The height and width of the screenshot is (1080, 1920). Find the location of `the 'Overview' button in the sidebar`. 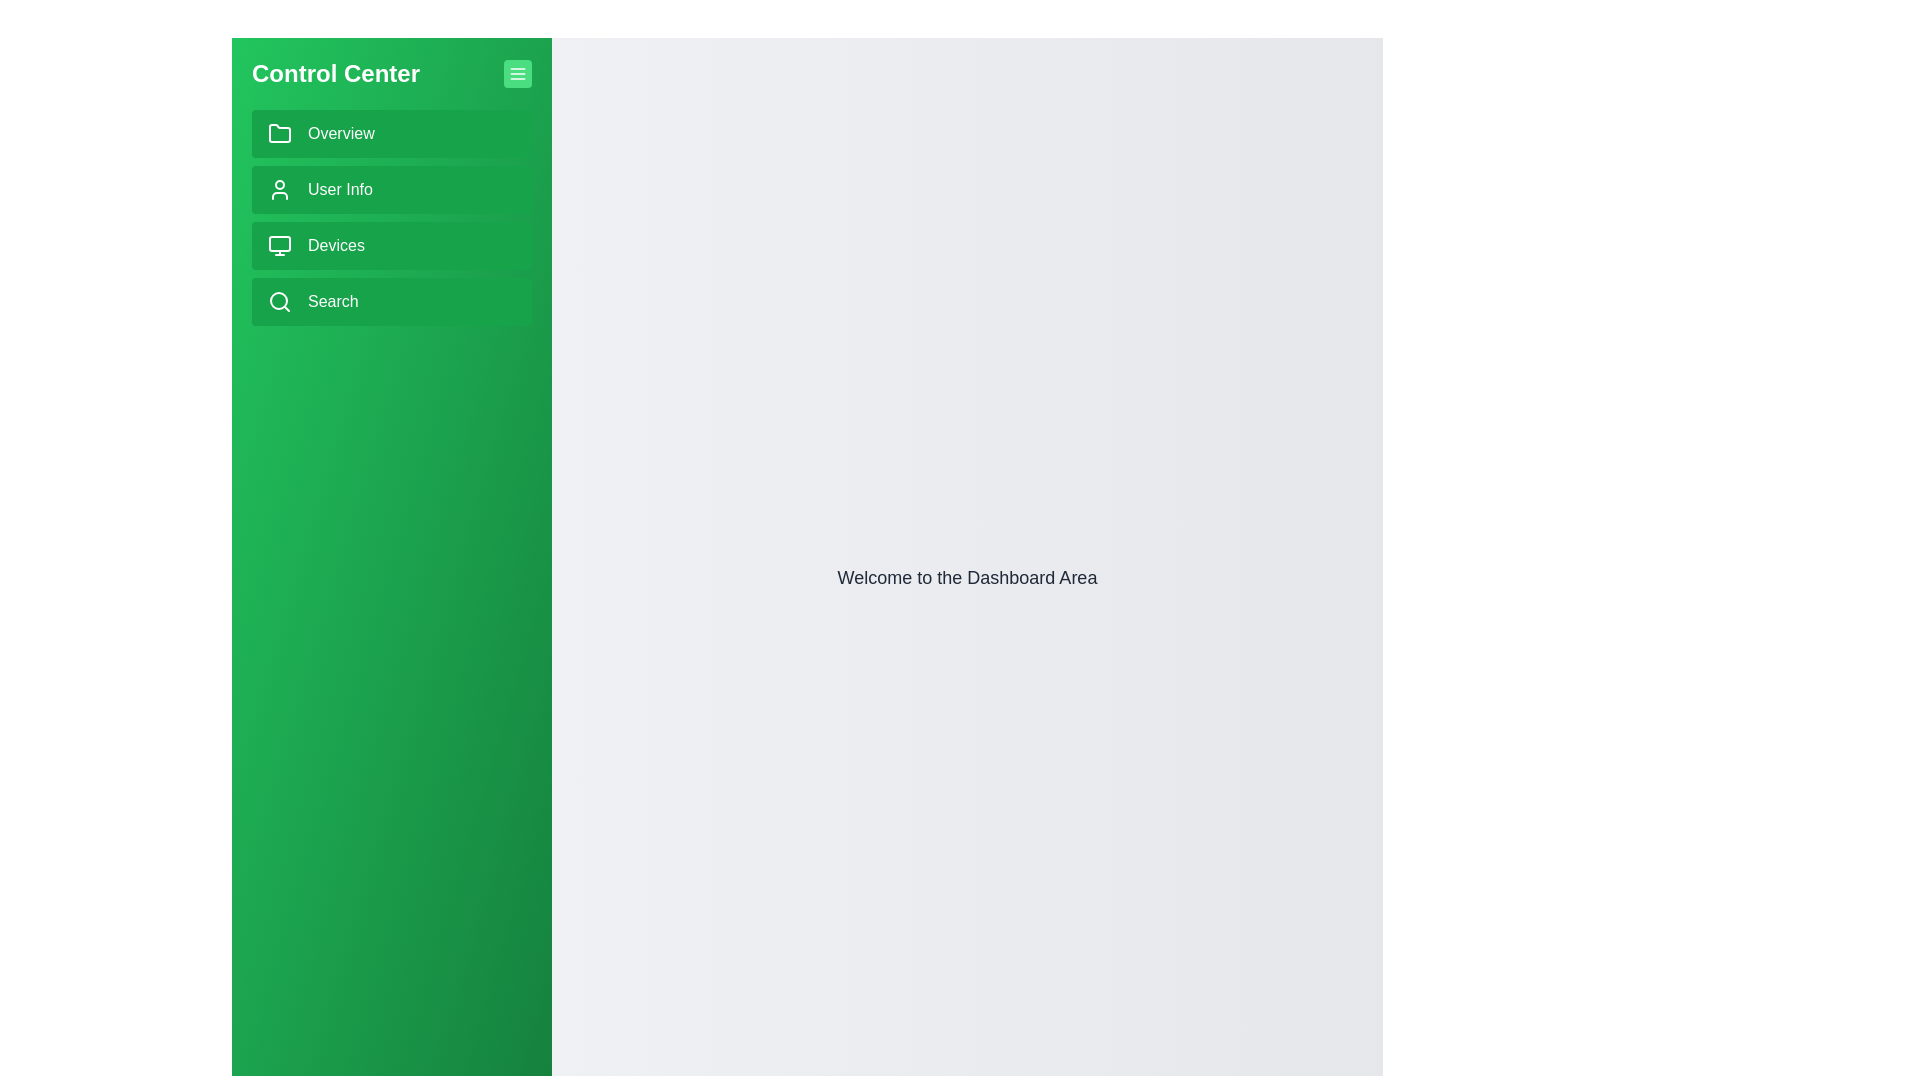

the 'Overview' button in the sidebar is located at coordinates (392, 134).